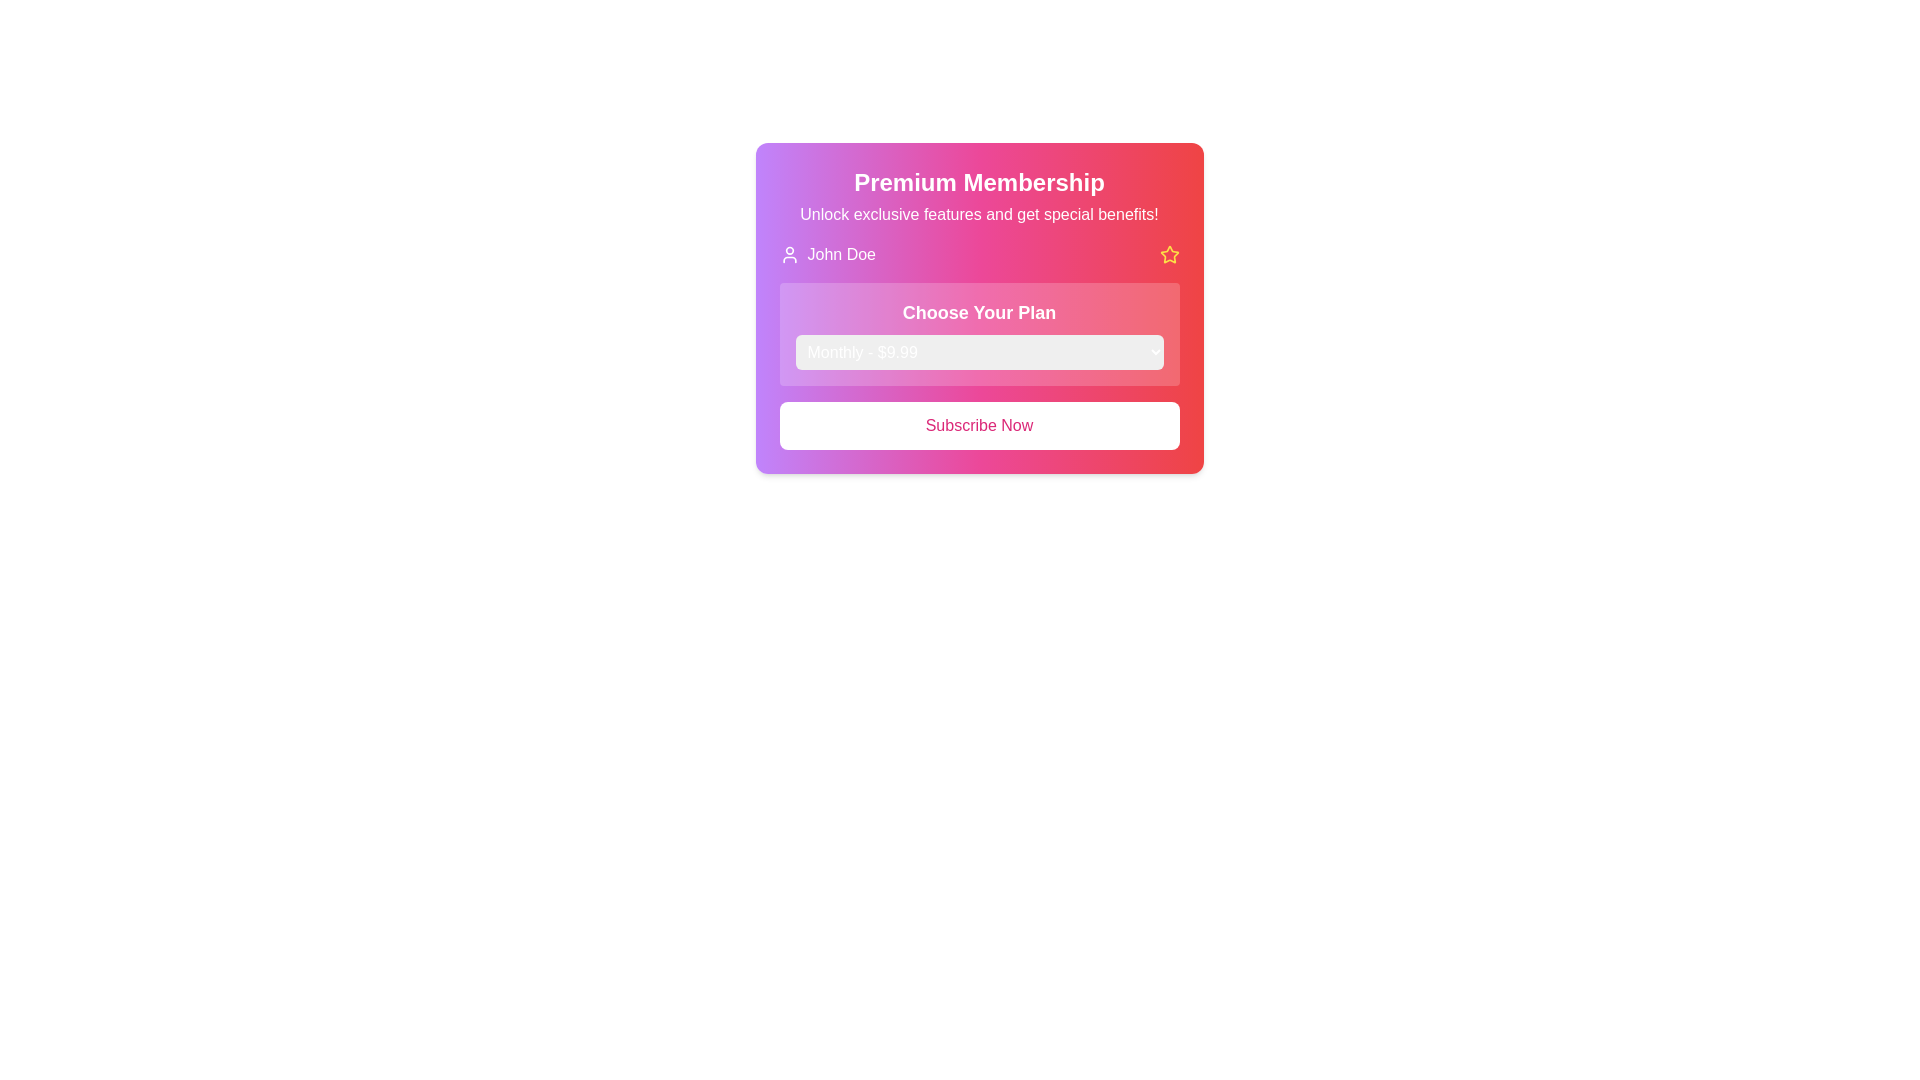  What do you see at coordinates (1169, 253) in the screenshot?
I see `the yellow star icon with a hollow center, located to the right of the user name 'John Doe' within the card-like interface` at bounding box center [1169, 253].